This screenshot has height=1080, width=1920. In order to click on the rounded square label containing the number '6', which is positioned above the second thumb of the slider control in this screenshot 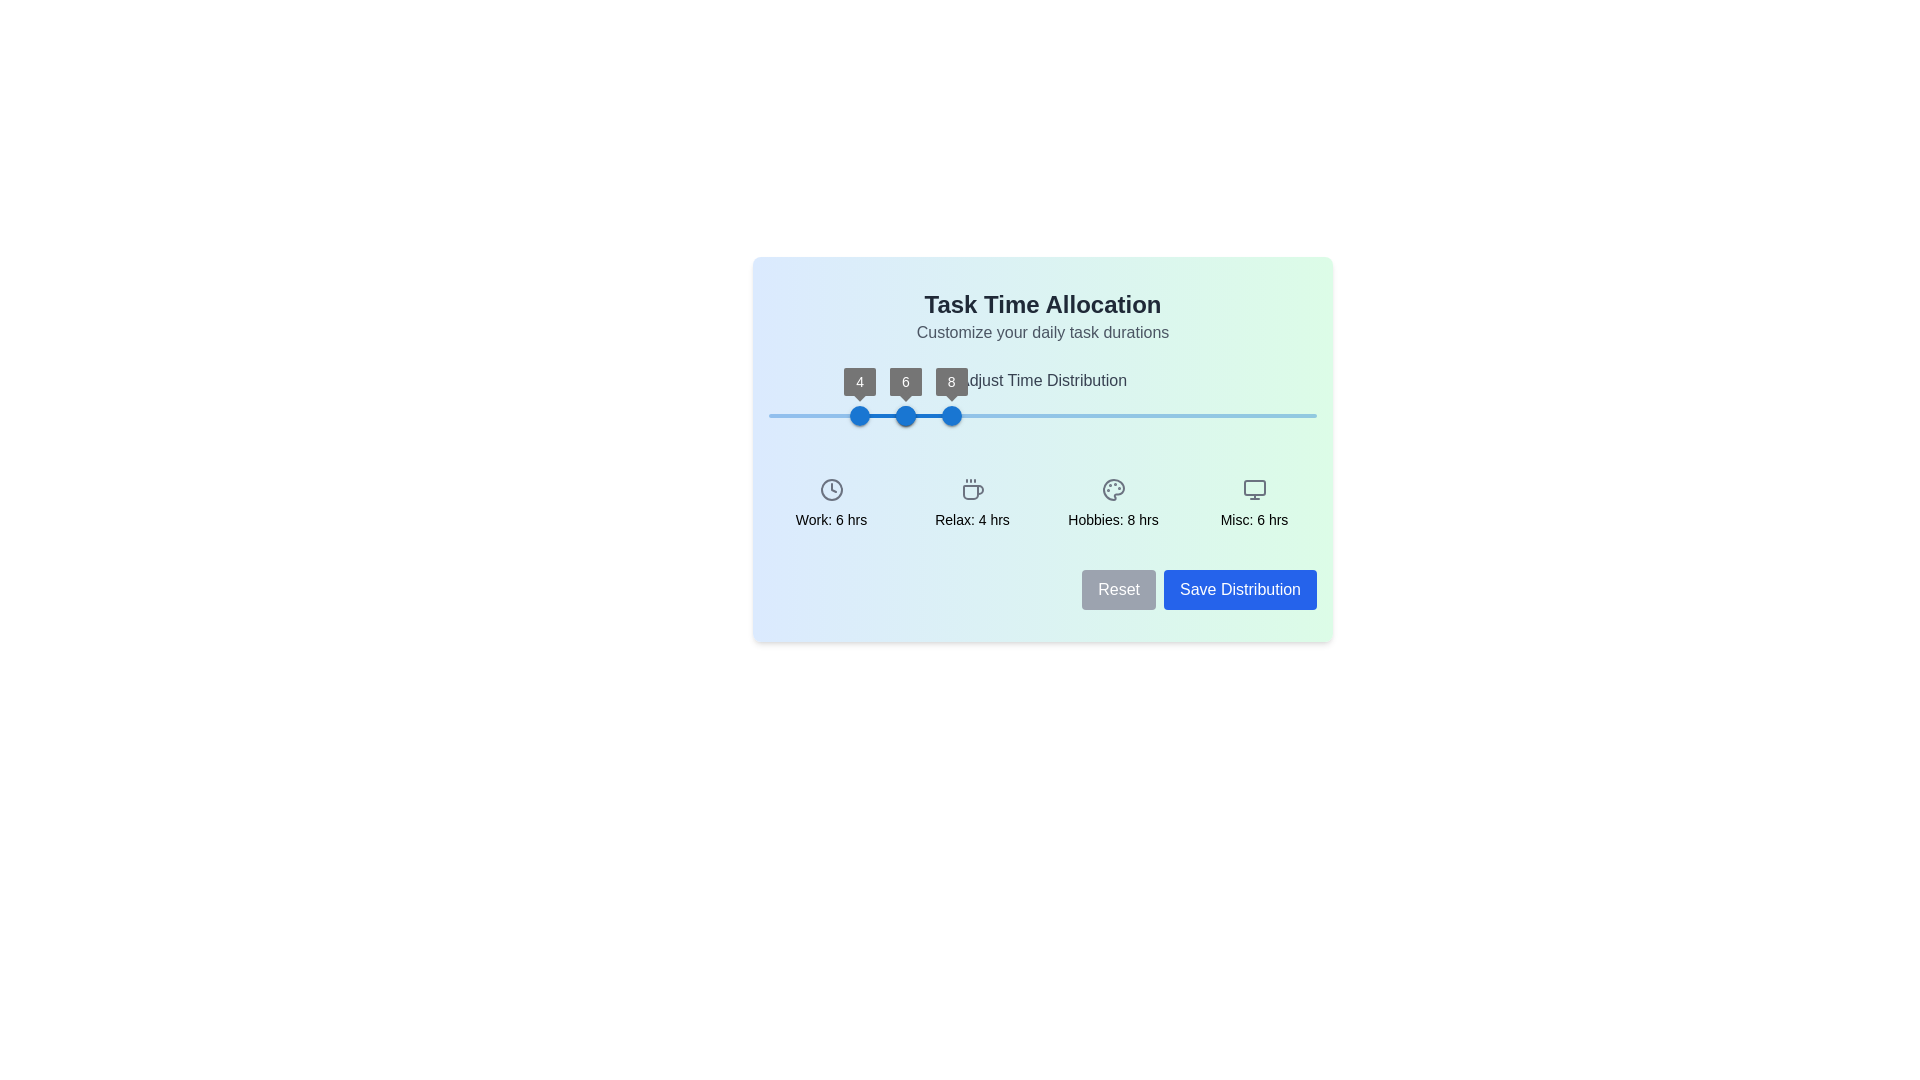, I will do `click(905, 381)`.